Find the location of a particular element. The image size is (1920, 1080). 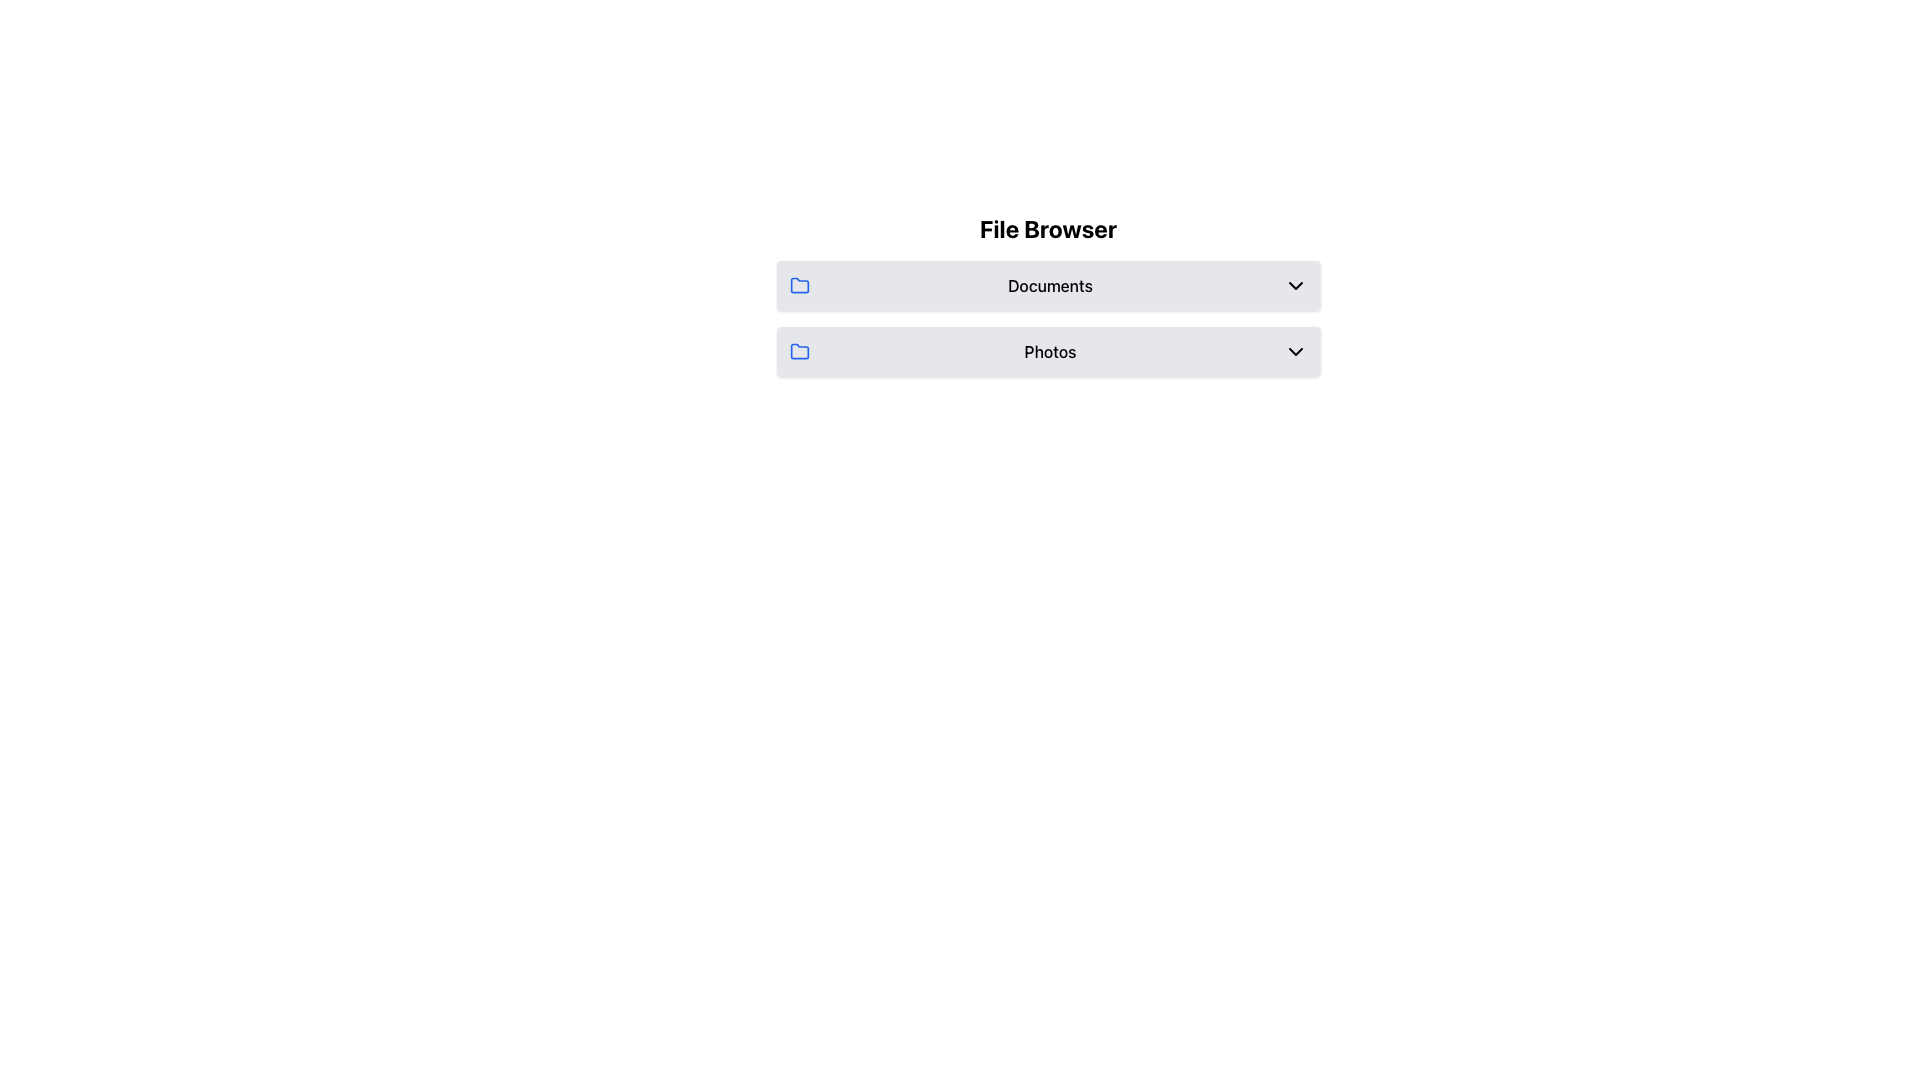

the 'Photos' folder entry in the file browser is located at coordinates (1047, 350).